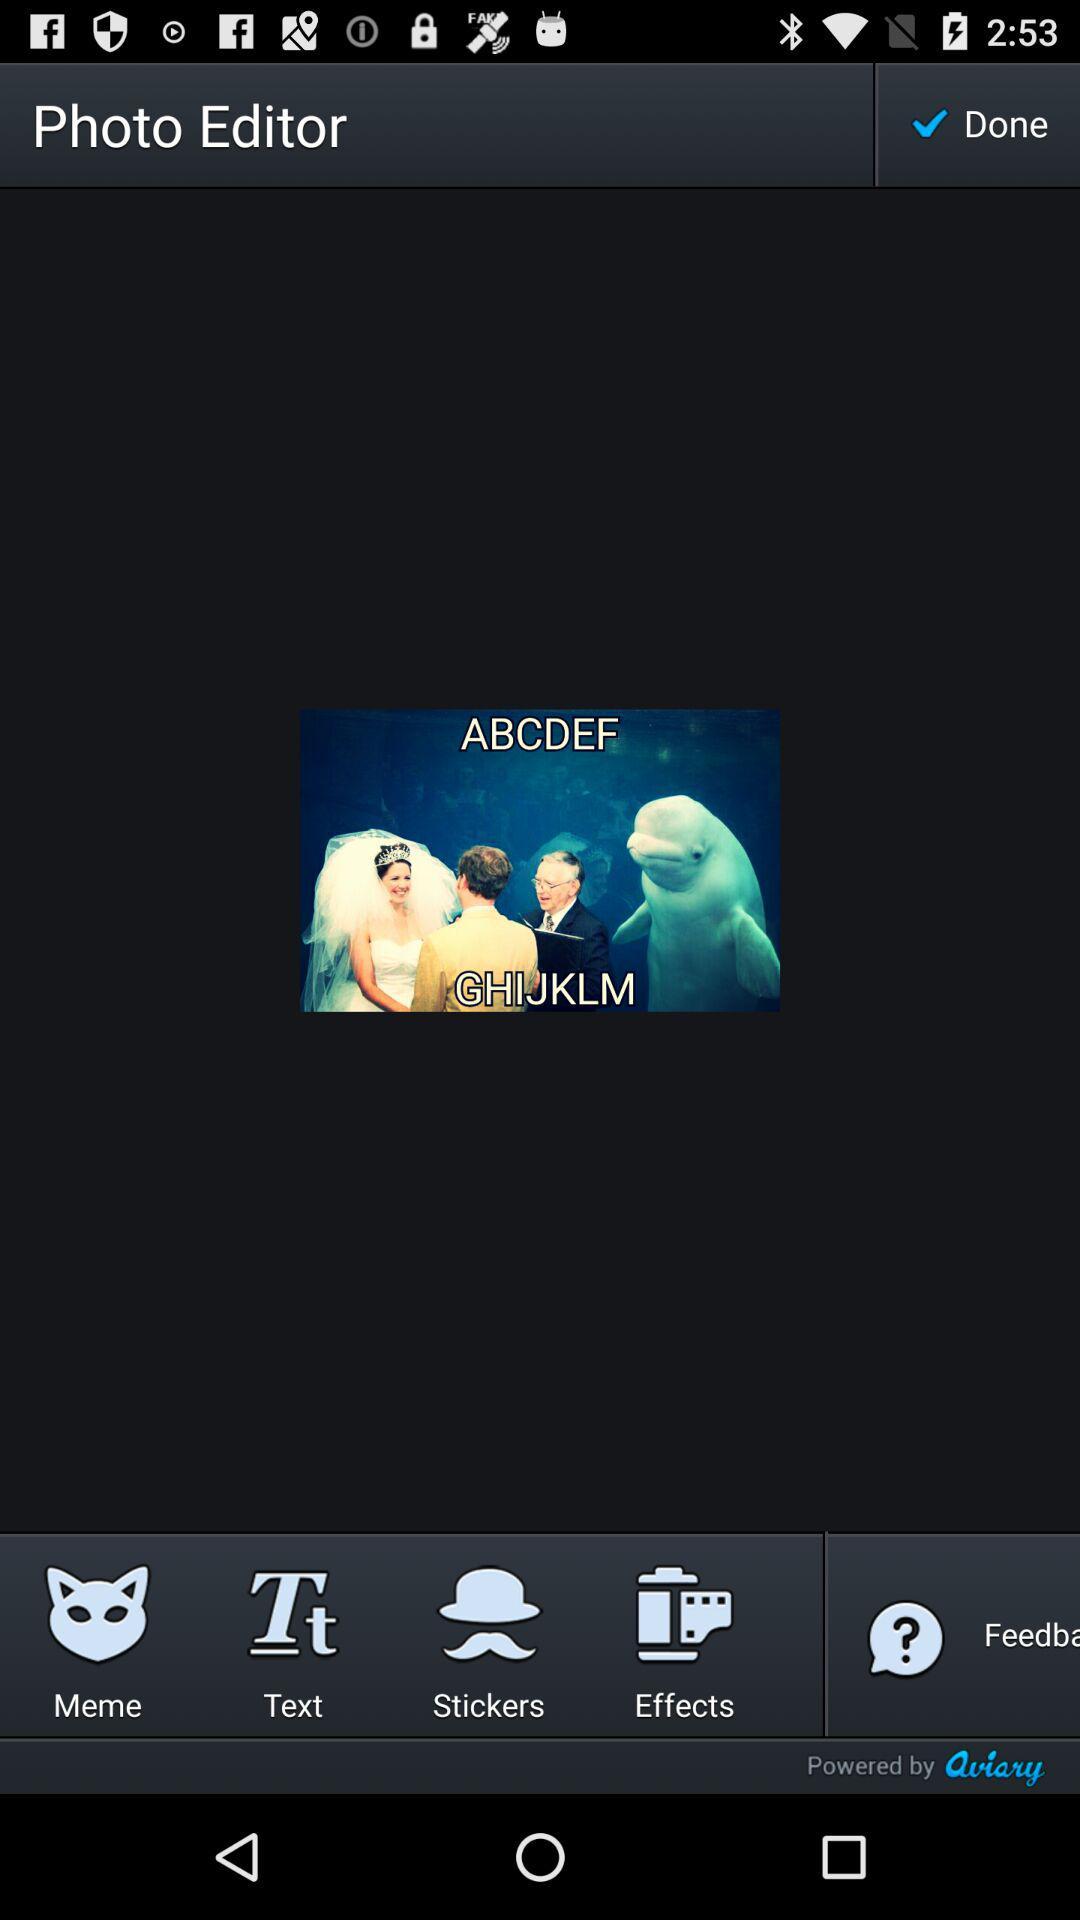 This screenshot has height=1920, width=1080. Describe the element at coordinates (978, 123) in the screenshot. I see `done icon` at that location.